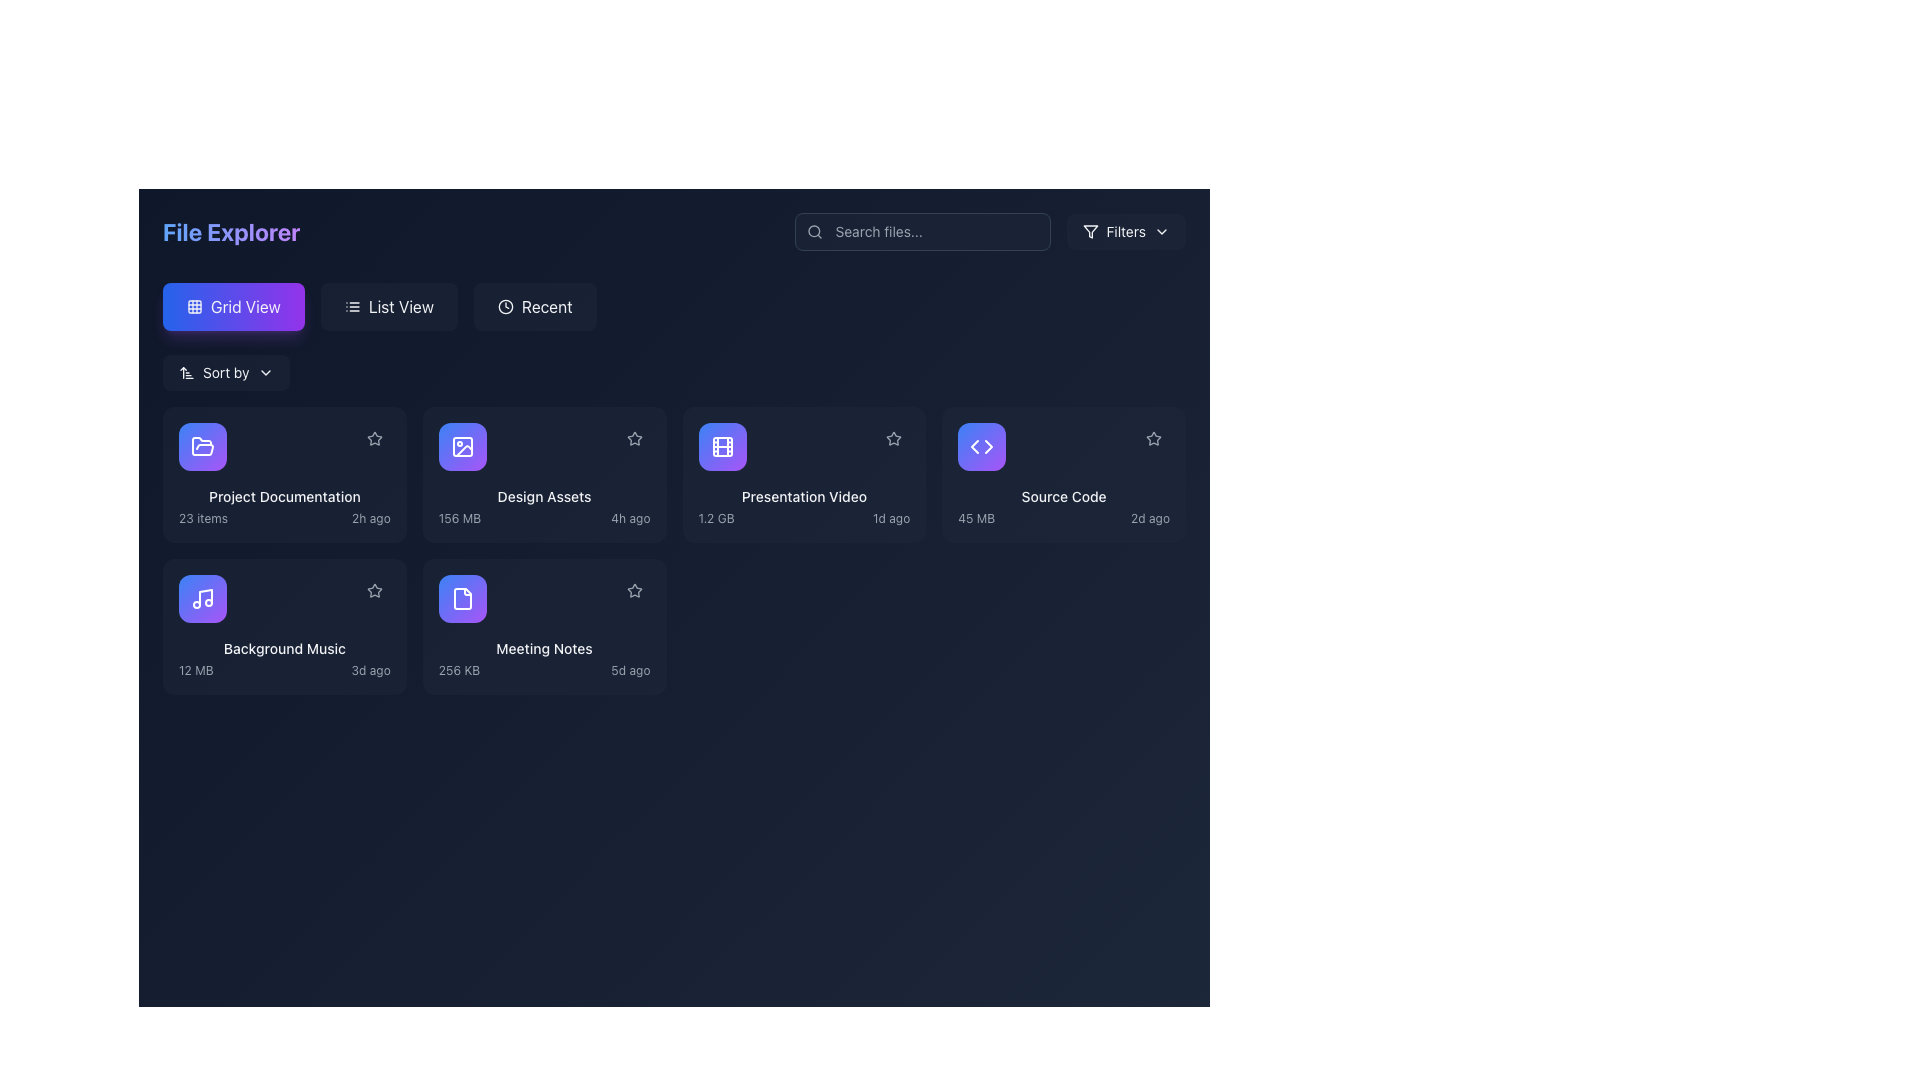 Image resolution: width=1920 pixels, height=1080 pixels. I want to click on the text element displaying 'File Explorer' which is styled with a gradient from blue to purple and located at the top-left corner of the section, so click(231, 230).